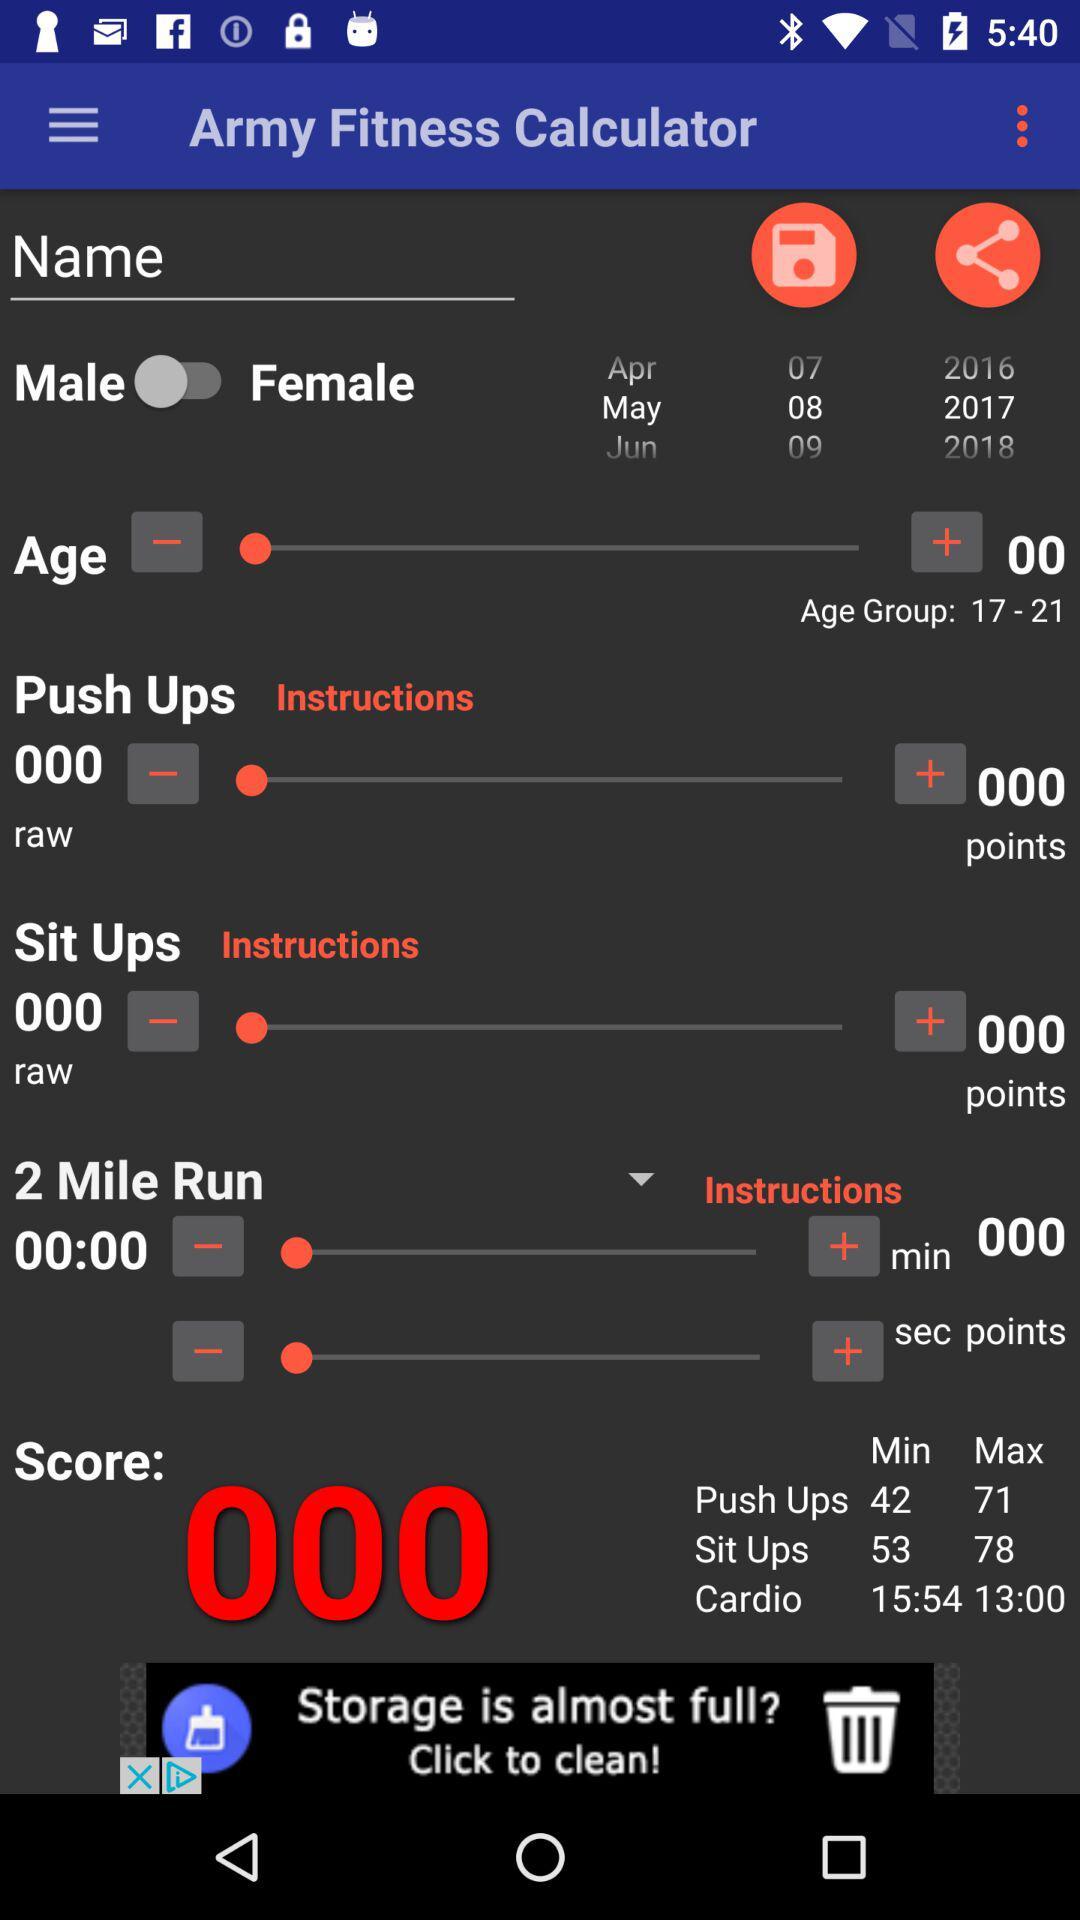 This screenshot has width=1080, height=1920. What do you see at coordinates (165, 541) in the screenshot?
I see `choose age` at bounding box center [165, 541].